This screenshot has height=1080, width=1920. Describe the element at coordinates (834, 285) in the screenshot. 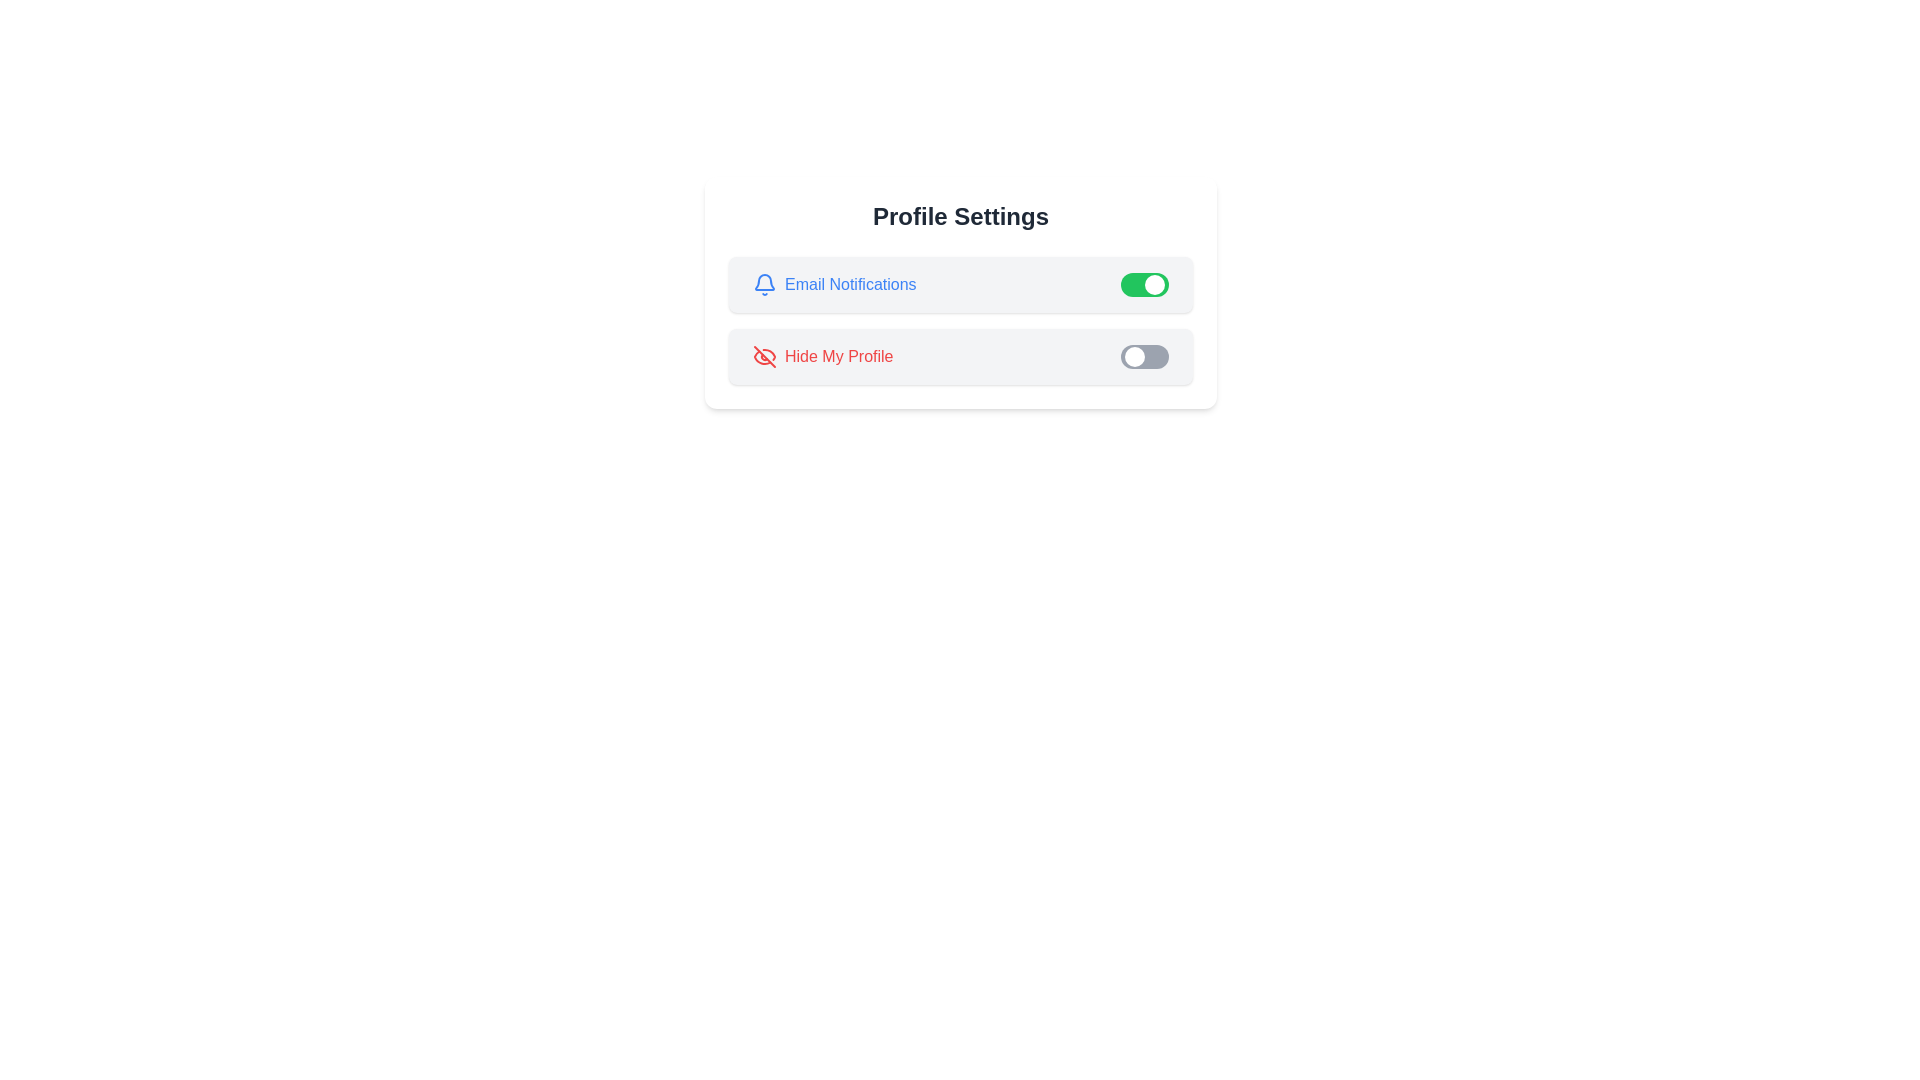

I see `label 'Email Notifications' which is a blue text accompanied by a bell icon, located on the left side of the settings panel` at that location.